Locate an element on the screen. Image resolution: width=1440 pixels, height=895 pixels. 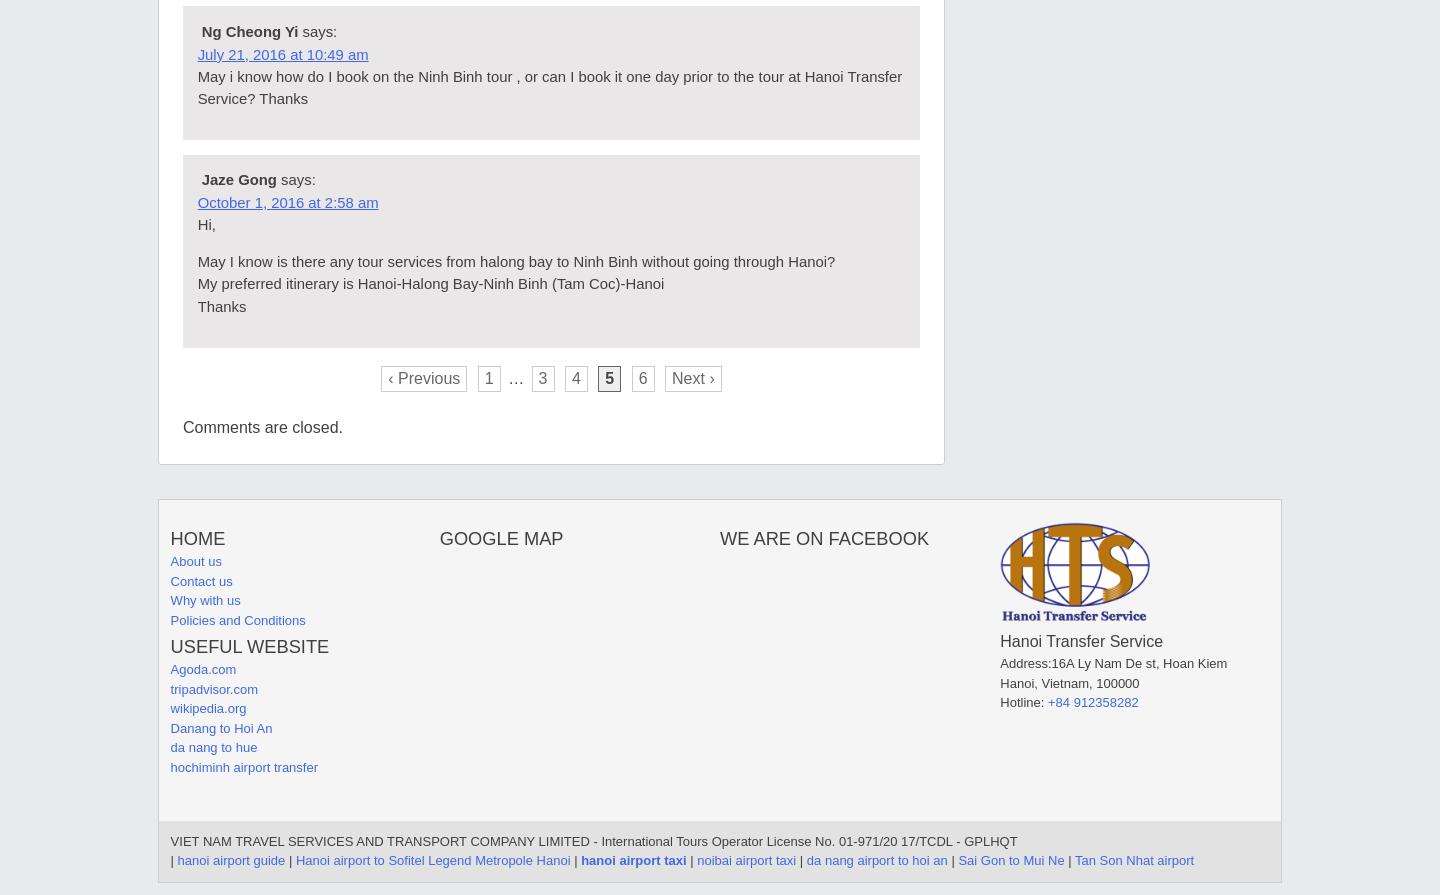
'Google map' is located at coordinates (499, 537).